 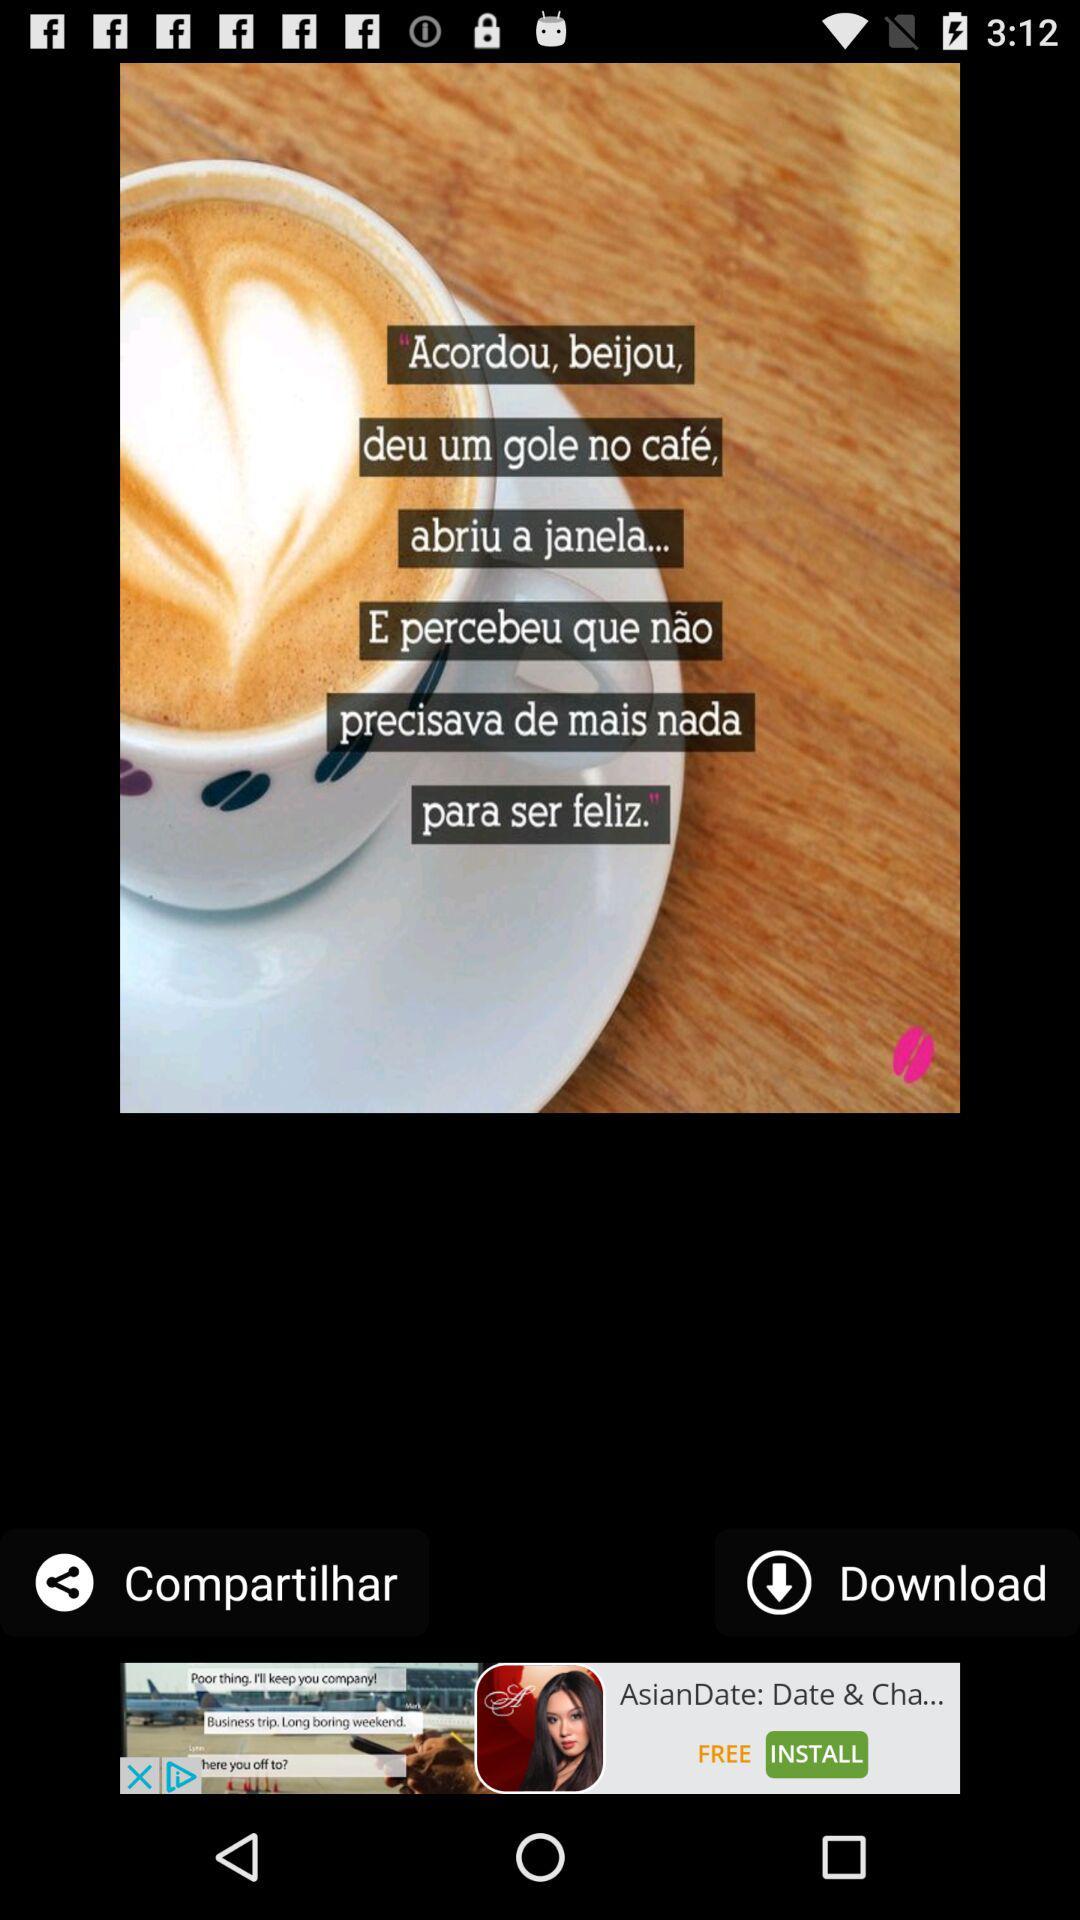 I want to click on advertisement, so click(x=540, y=1727).